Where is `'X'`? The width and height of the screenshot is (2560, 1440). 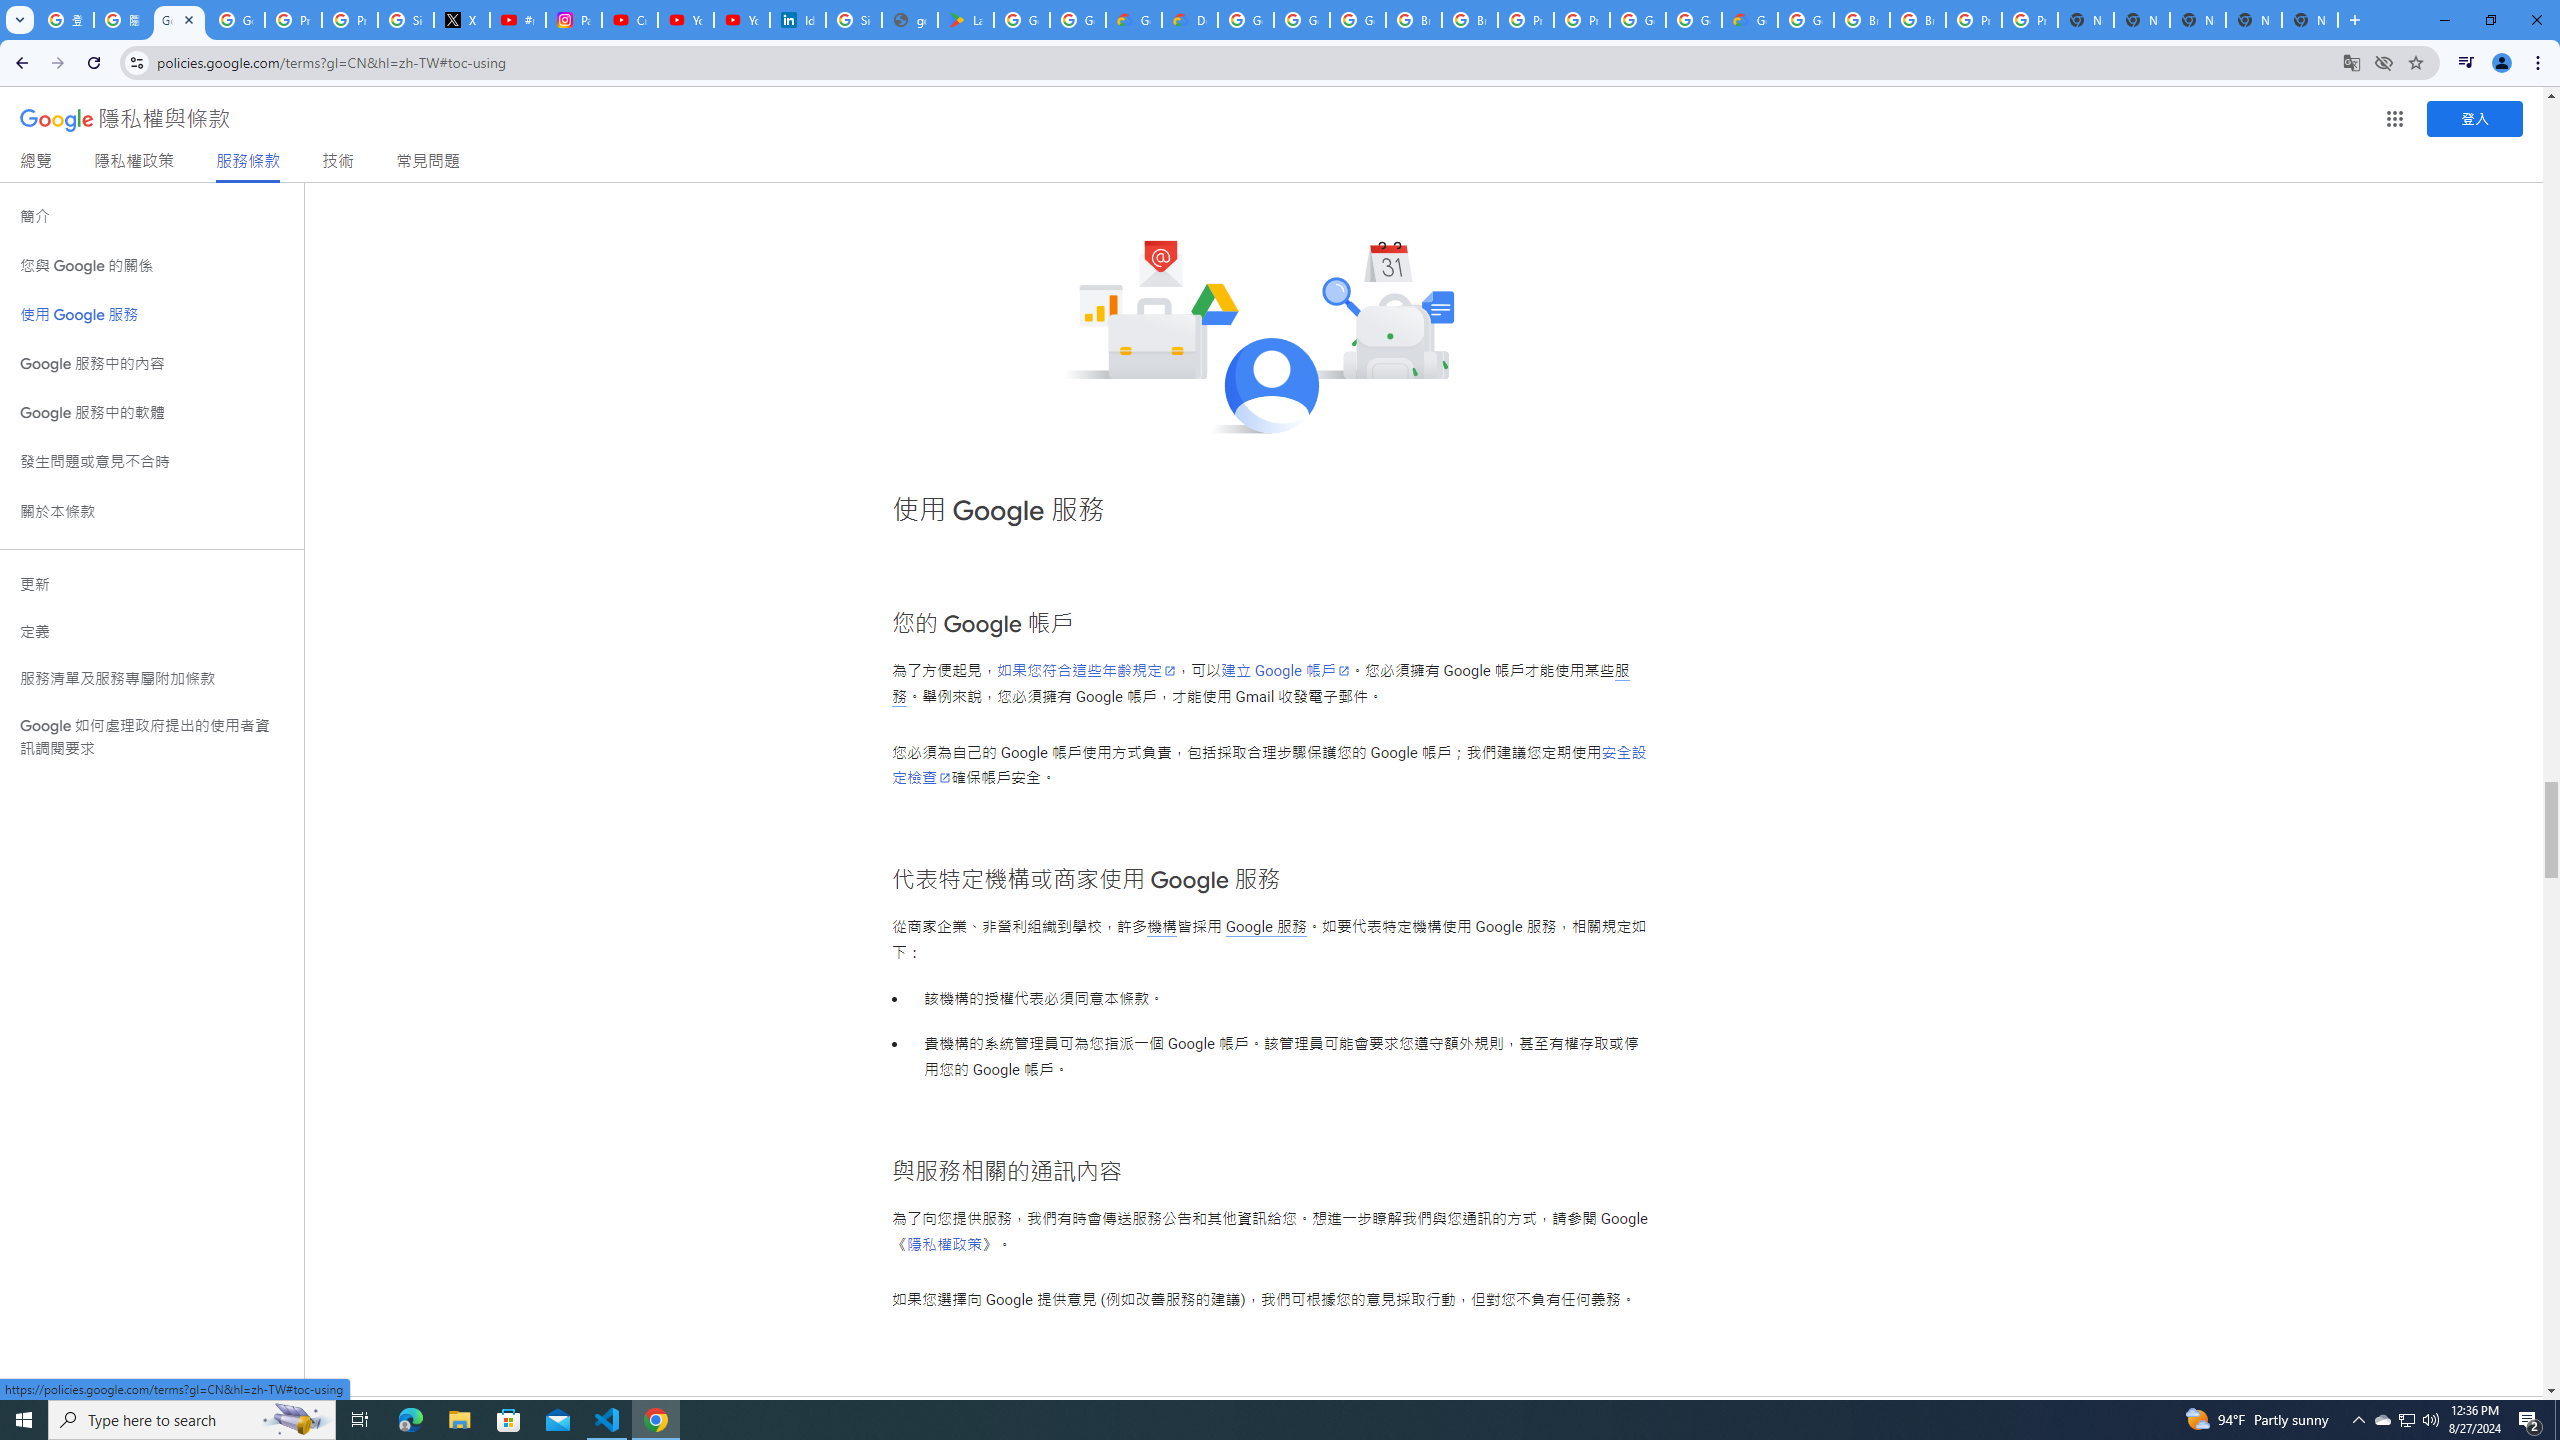 'X' is located at coordinates (461, 19).